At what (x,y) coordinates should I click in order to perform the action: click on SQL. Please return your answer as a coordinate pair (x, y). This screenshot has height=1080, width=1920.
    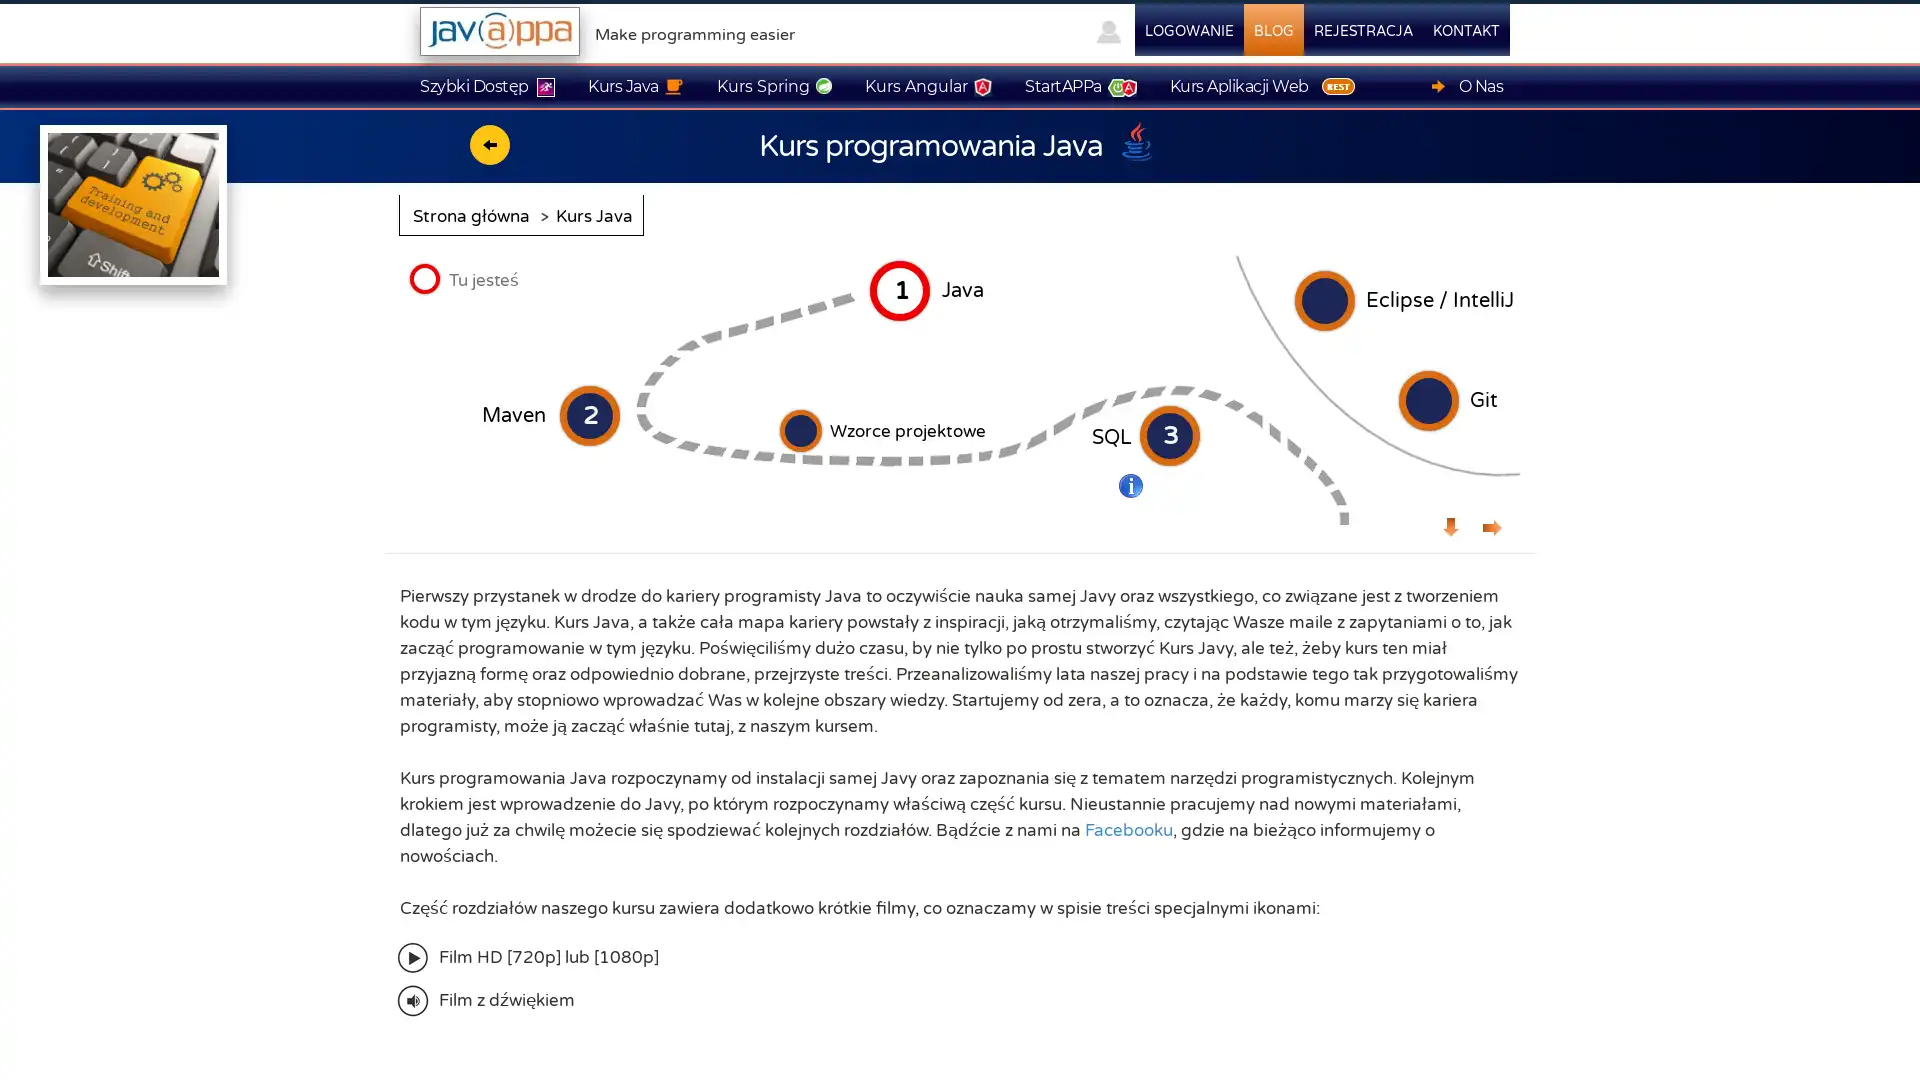
    Looking at the image, I should click on (1118, 437).